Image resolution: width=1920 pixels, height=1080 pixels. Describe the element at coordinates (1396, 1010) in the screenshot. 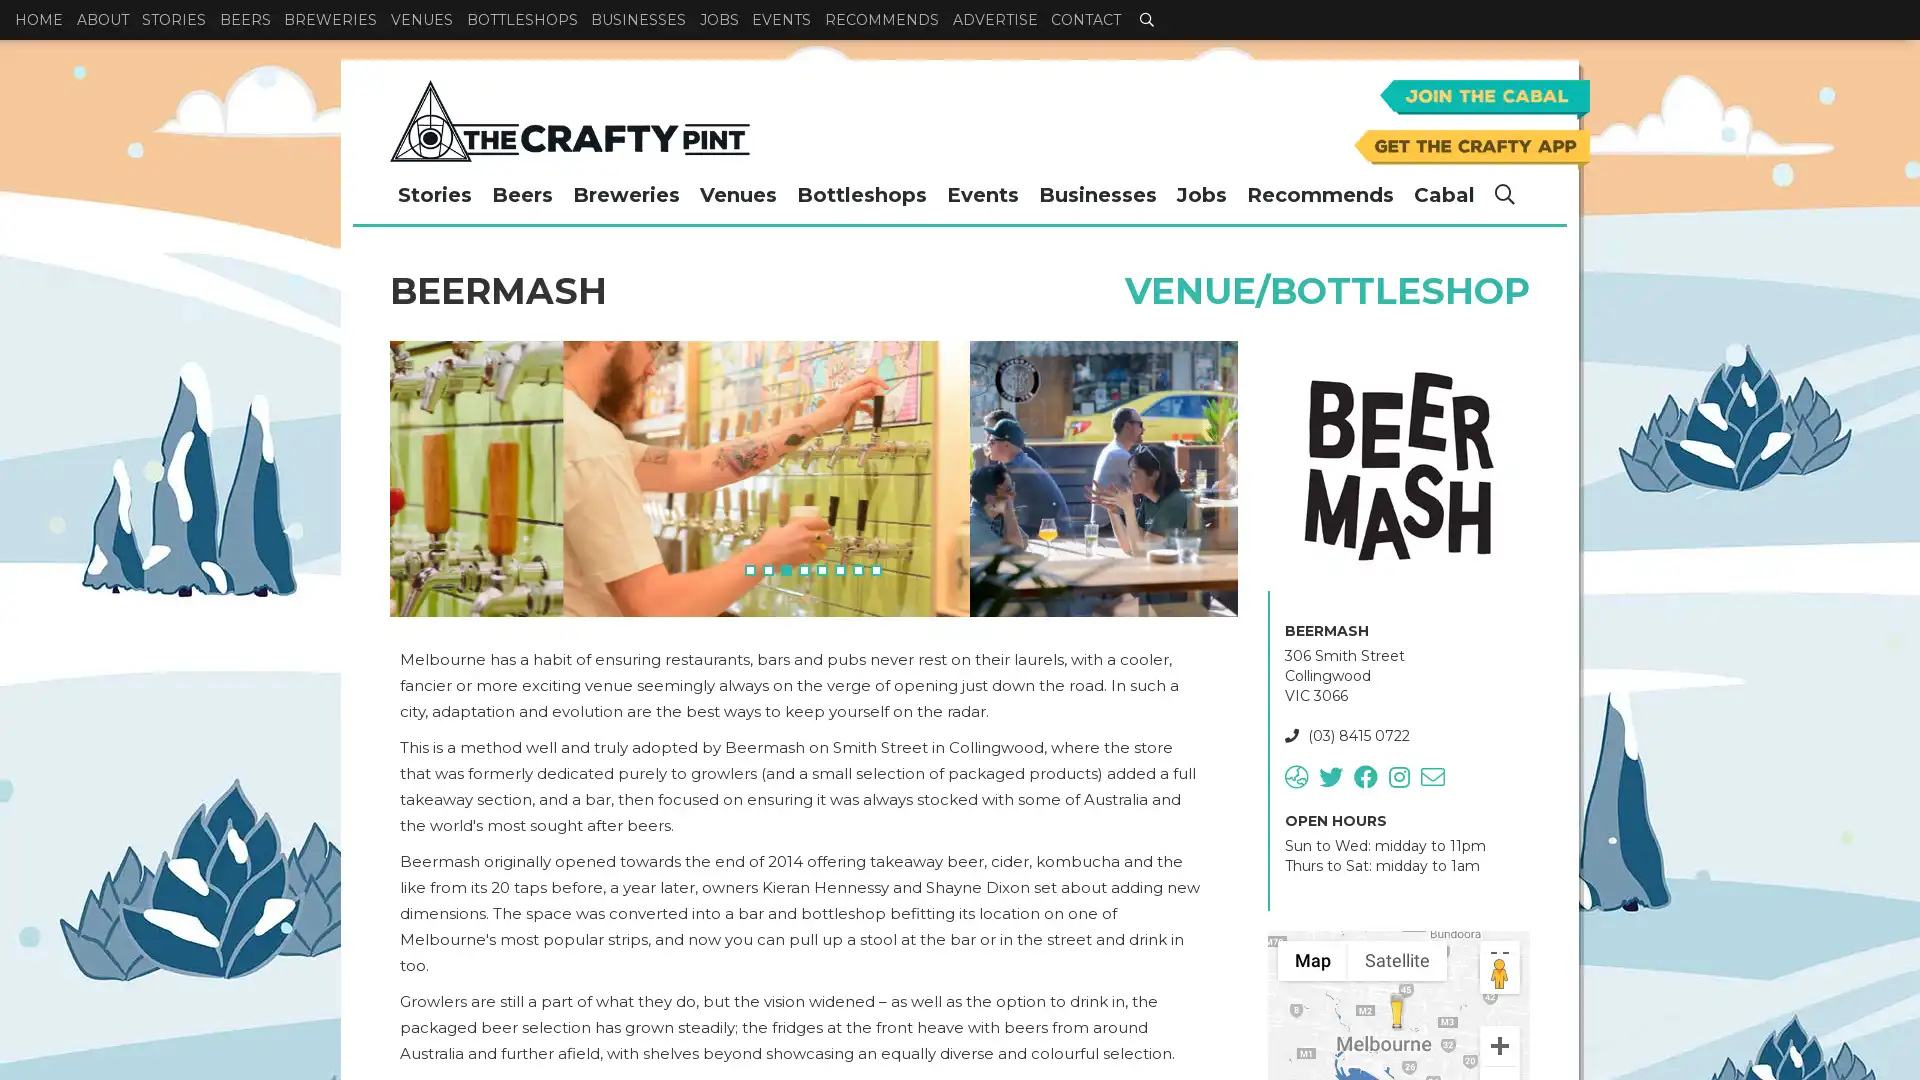

I see `Beermash` at that location.